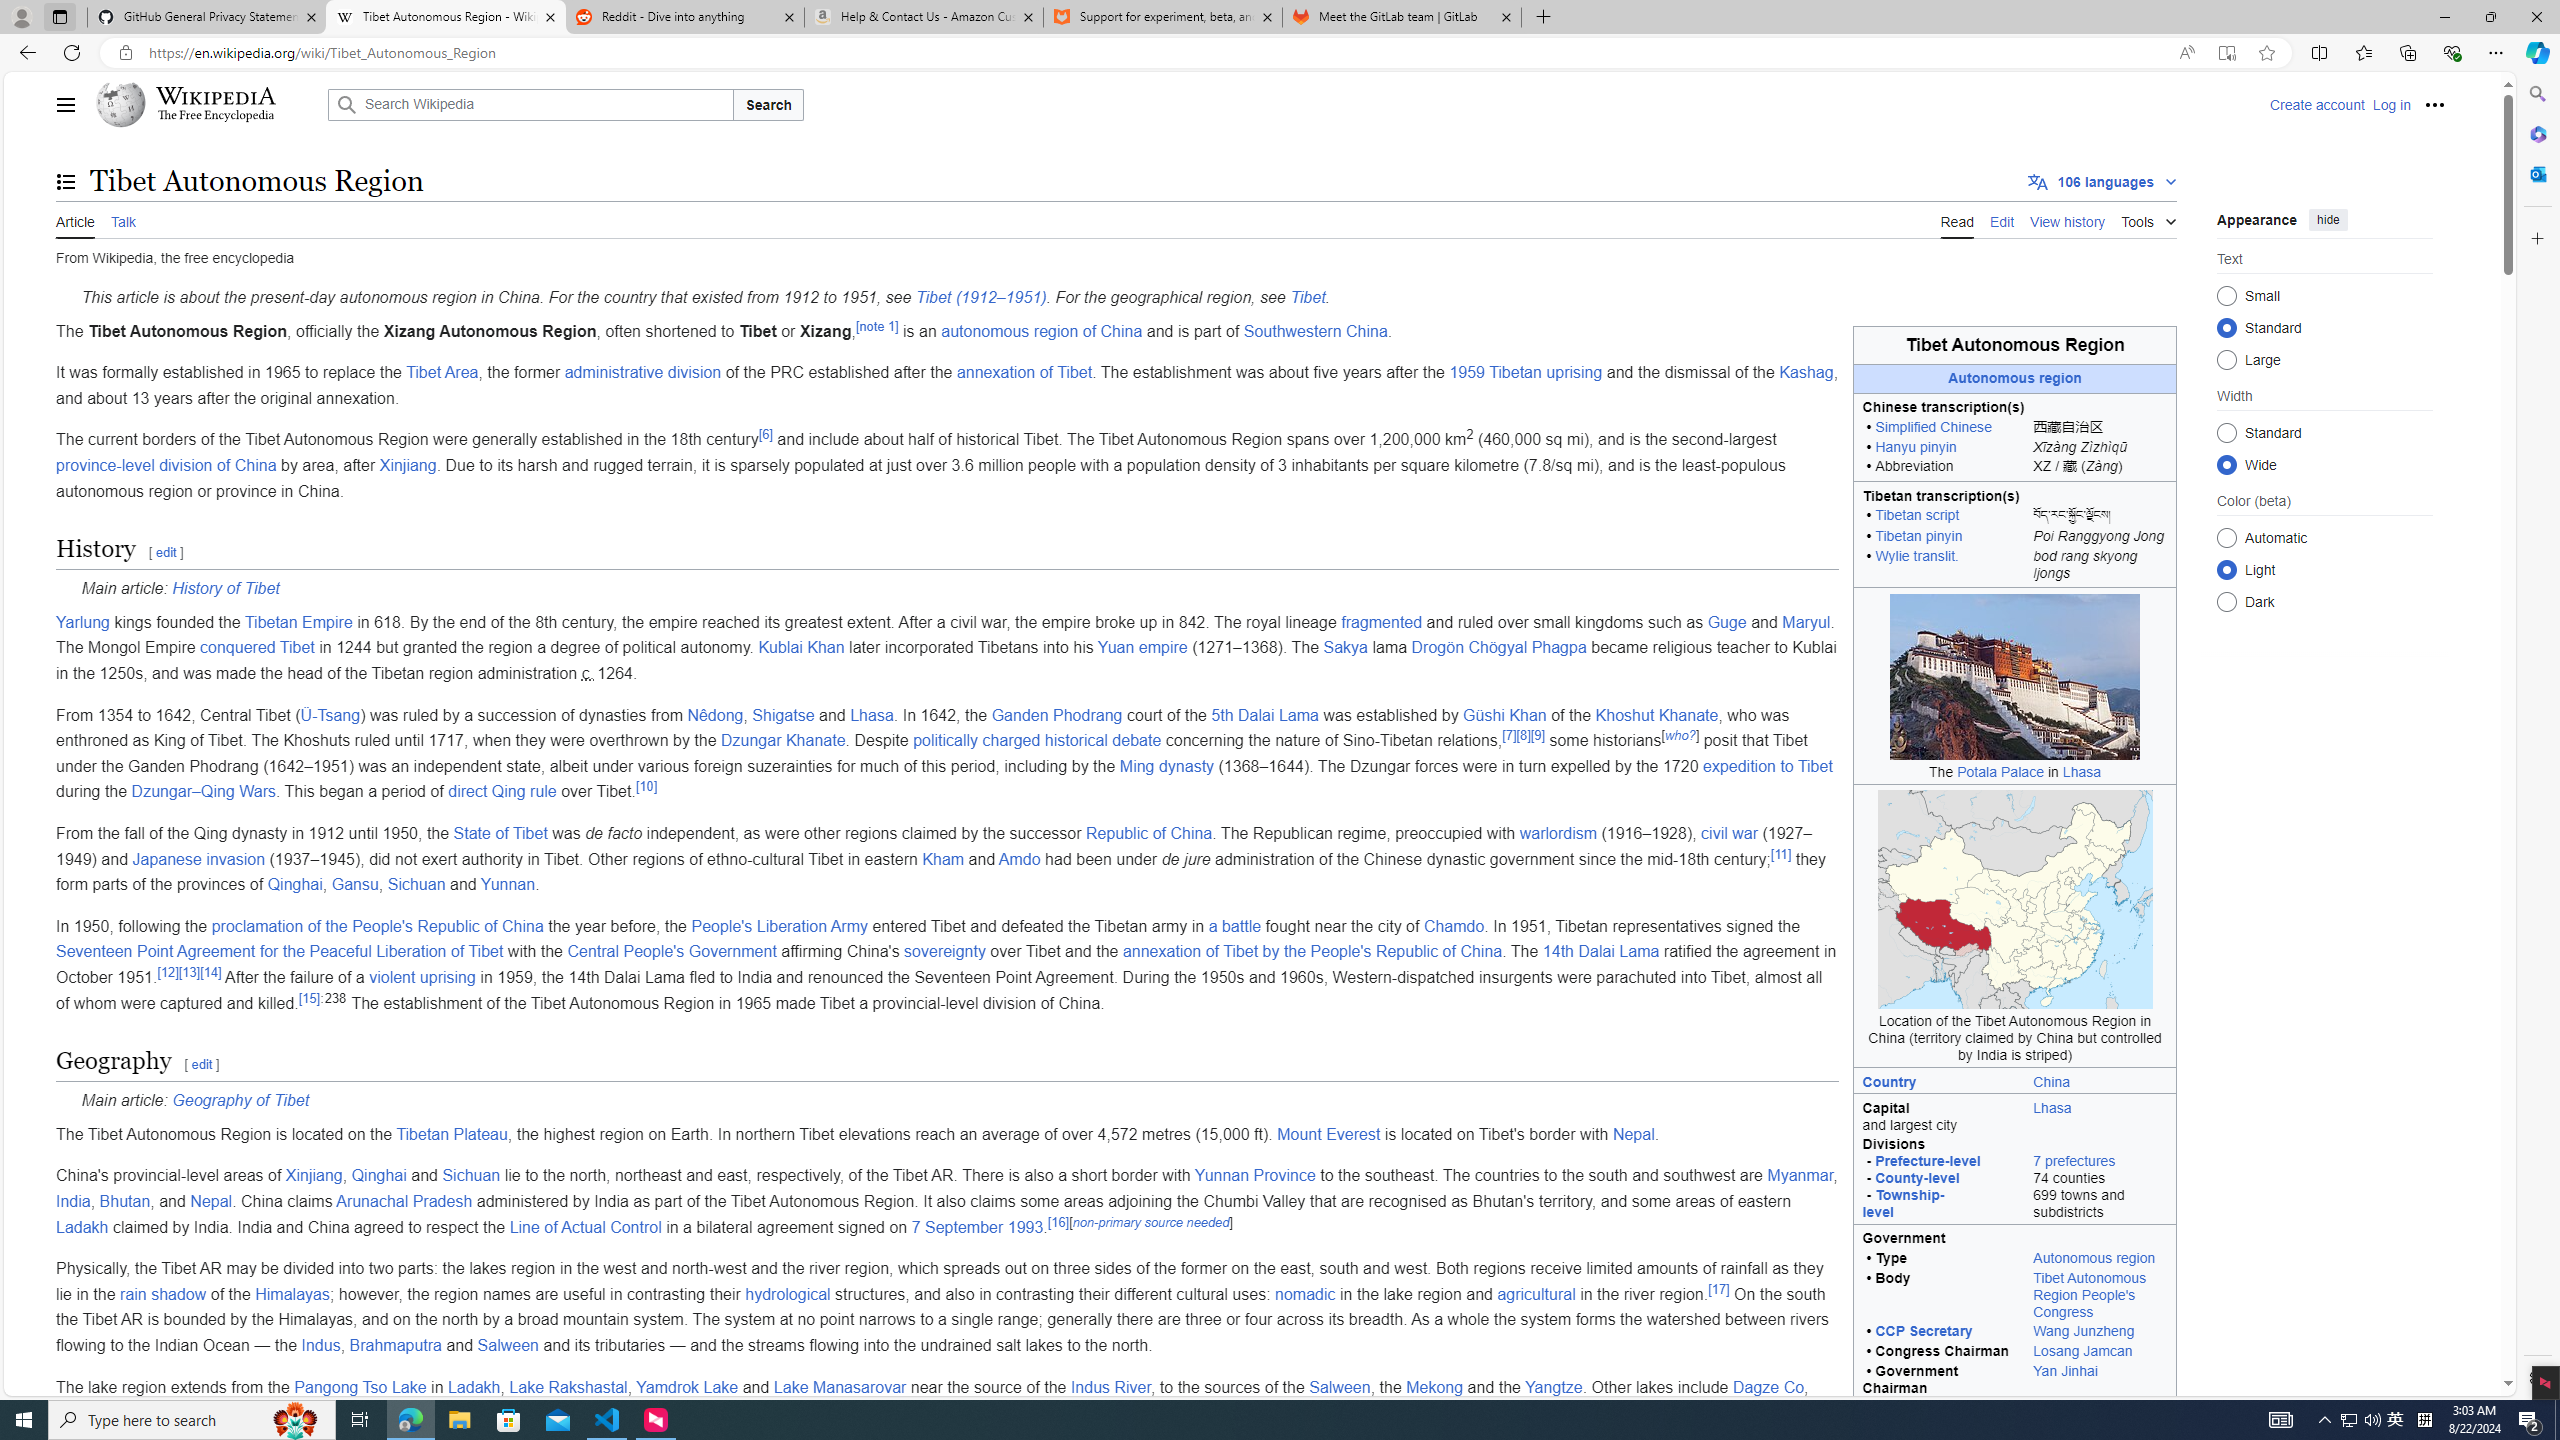 The height and width of the screenshot is (1440, 2560). What do you see at coordinates (1805, 371) in the screenshot?
I see `'Kashag'` at bounding box center [1805, 371].